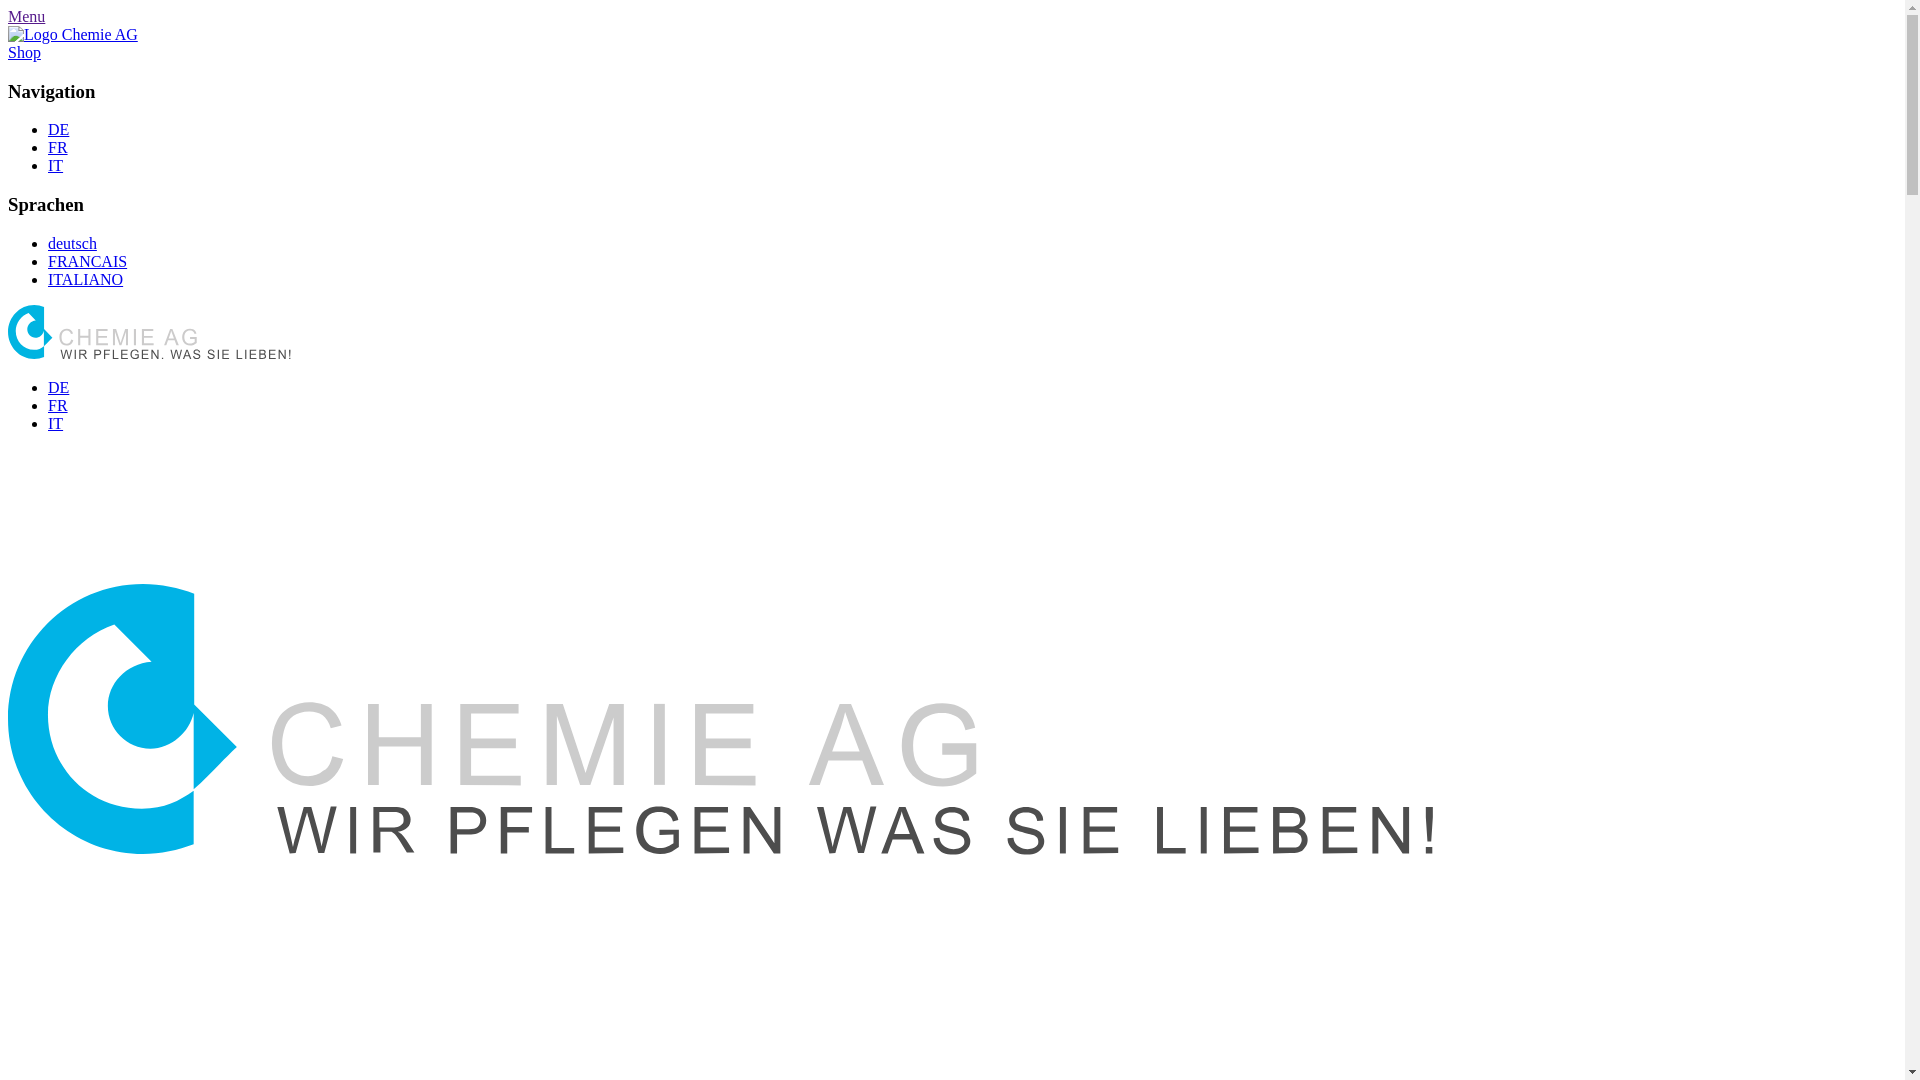 This screenshot has height=1080, width=1920. I want to click on 'IT', so click(55, 422).